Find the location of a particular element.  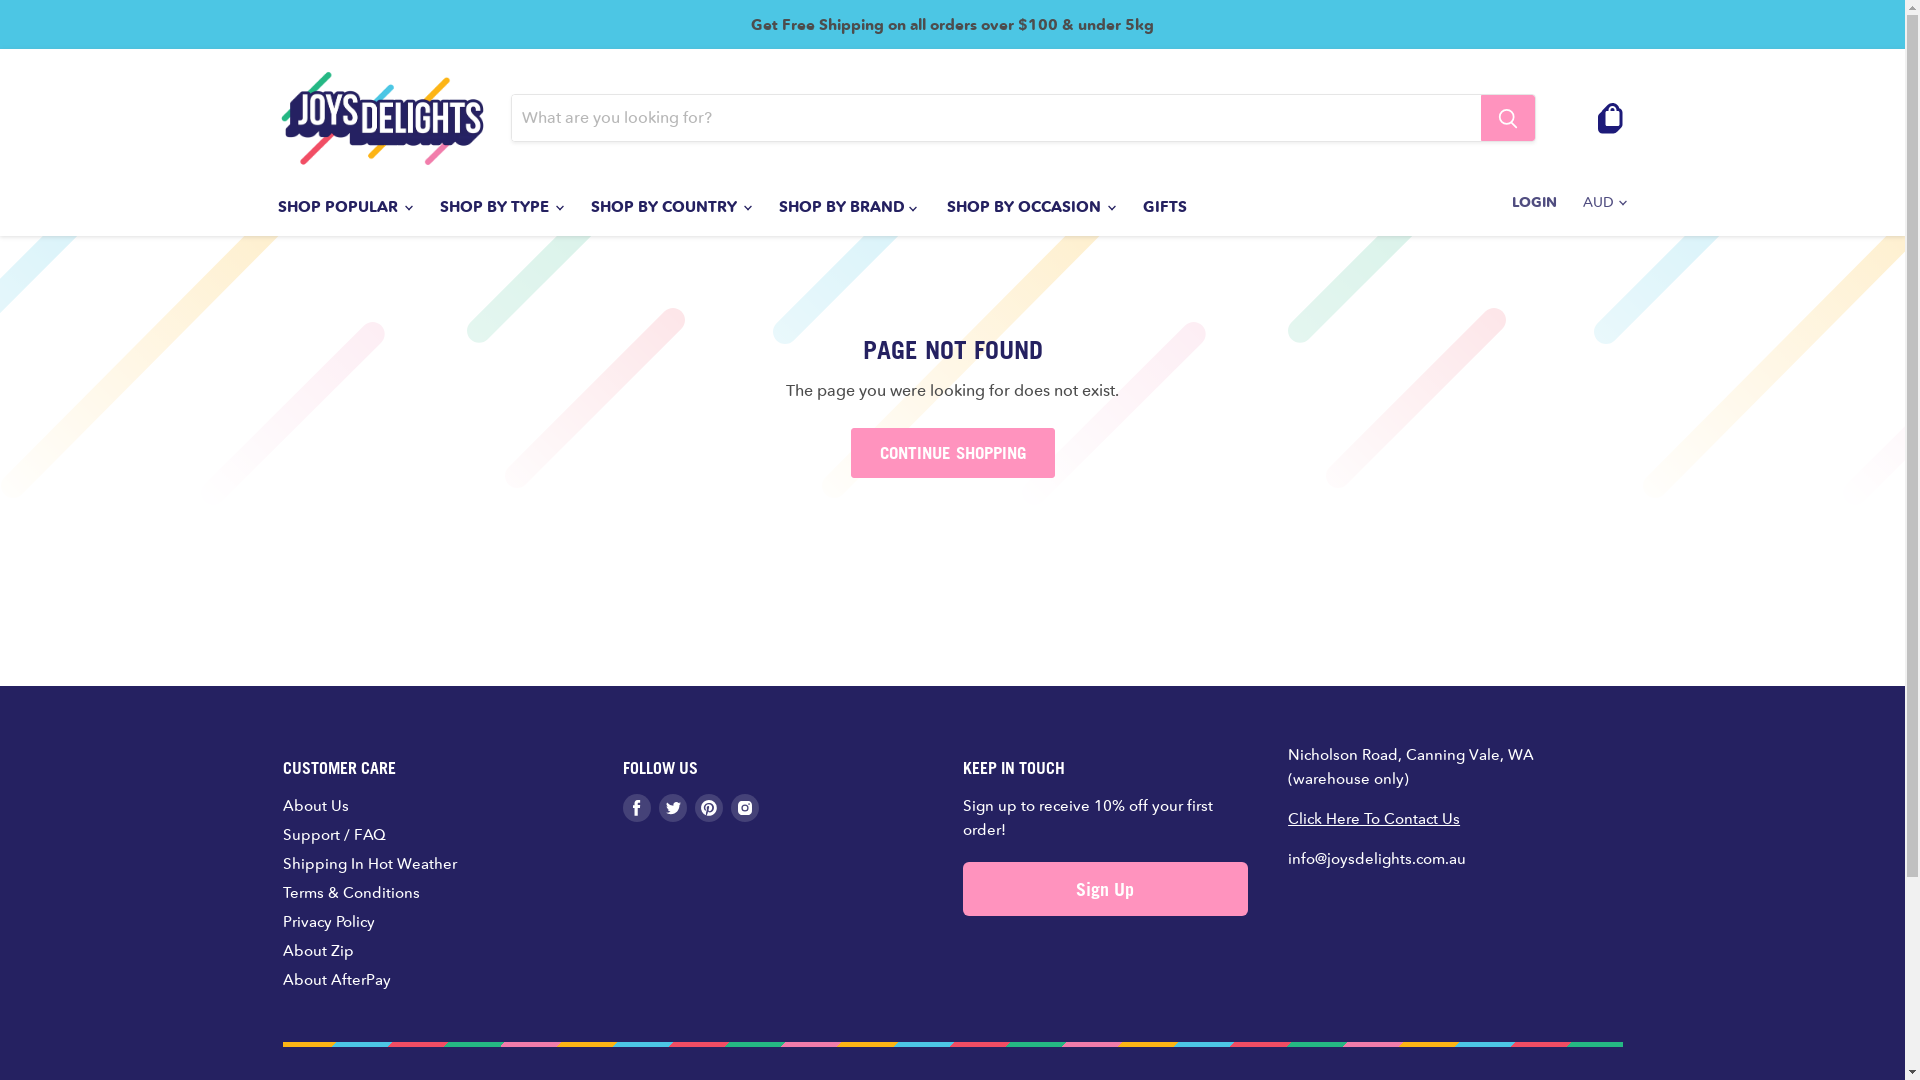

'About AfterPay' is located at coordinates (336, 978).